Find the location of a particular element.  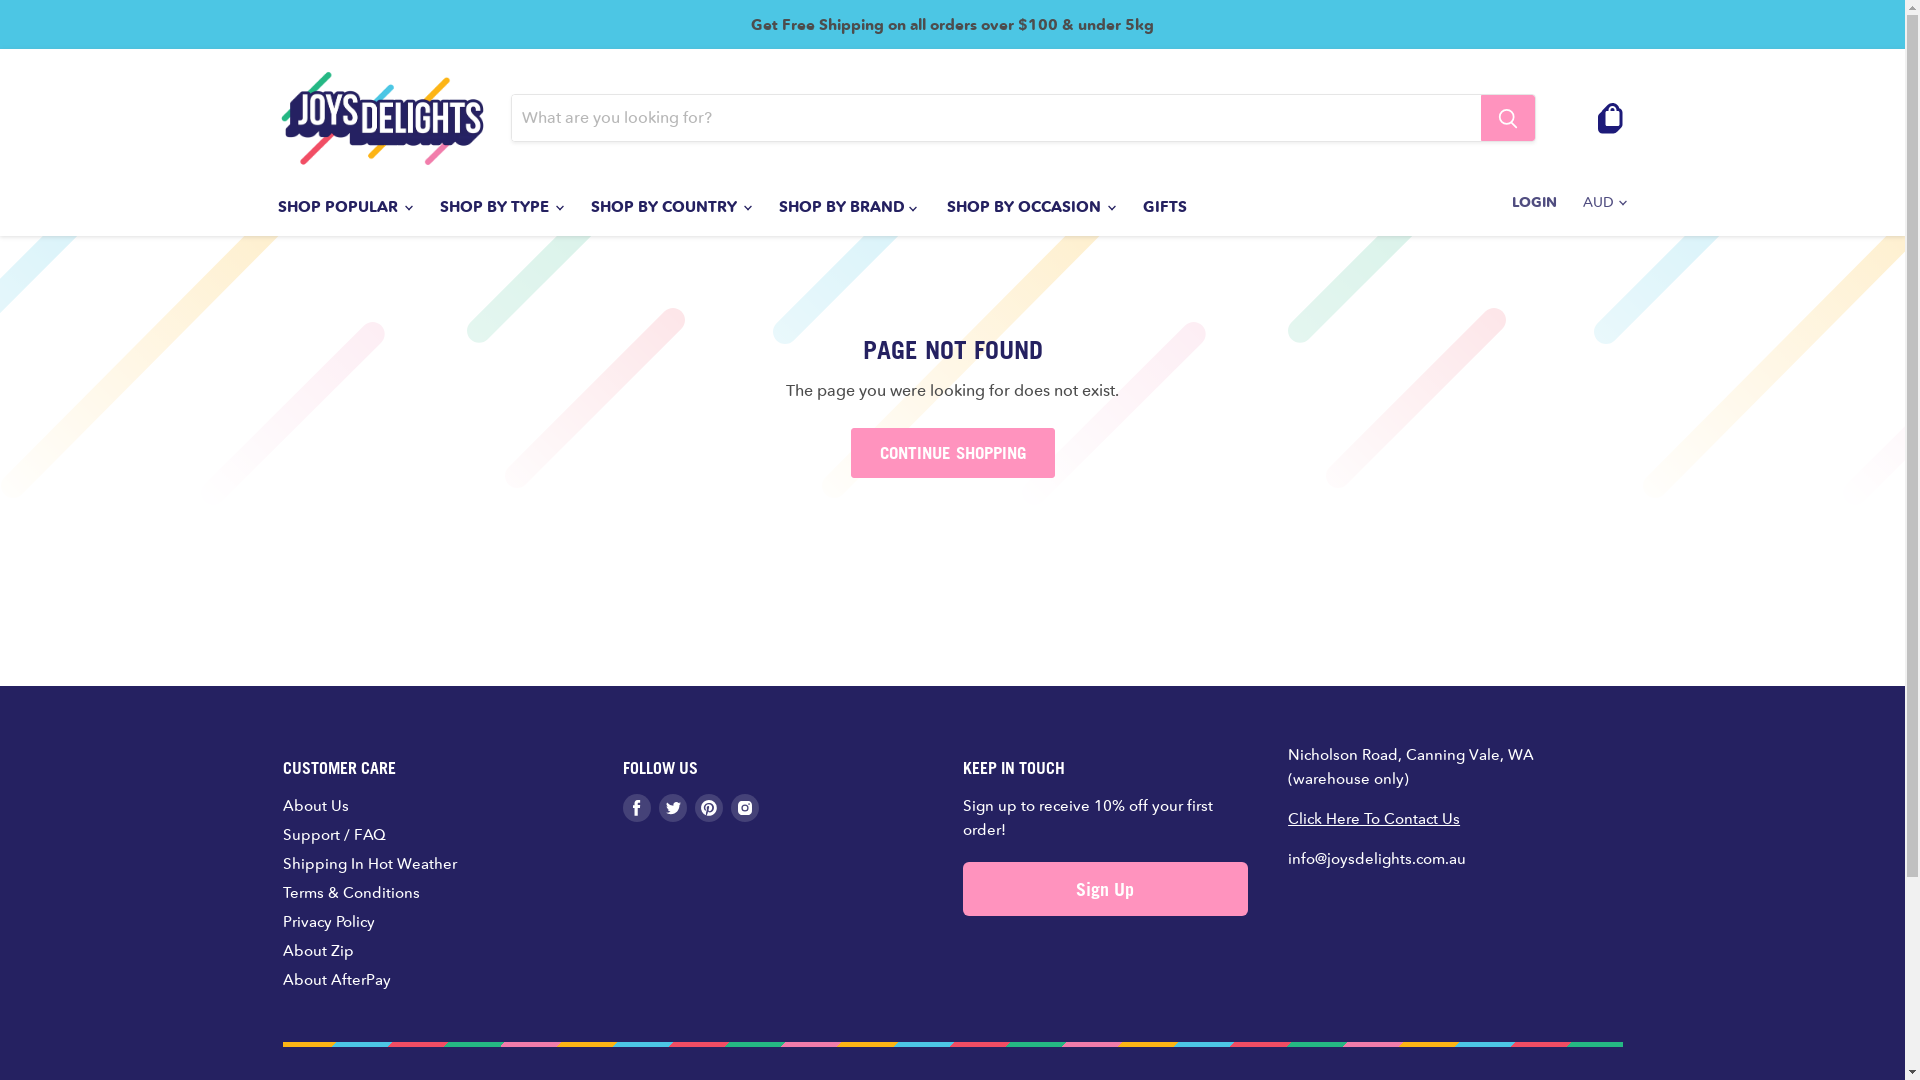

'About AfterPay' is located at coordinates (336, 978).